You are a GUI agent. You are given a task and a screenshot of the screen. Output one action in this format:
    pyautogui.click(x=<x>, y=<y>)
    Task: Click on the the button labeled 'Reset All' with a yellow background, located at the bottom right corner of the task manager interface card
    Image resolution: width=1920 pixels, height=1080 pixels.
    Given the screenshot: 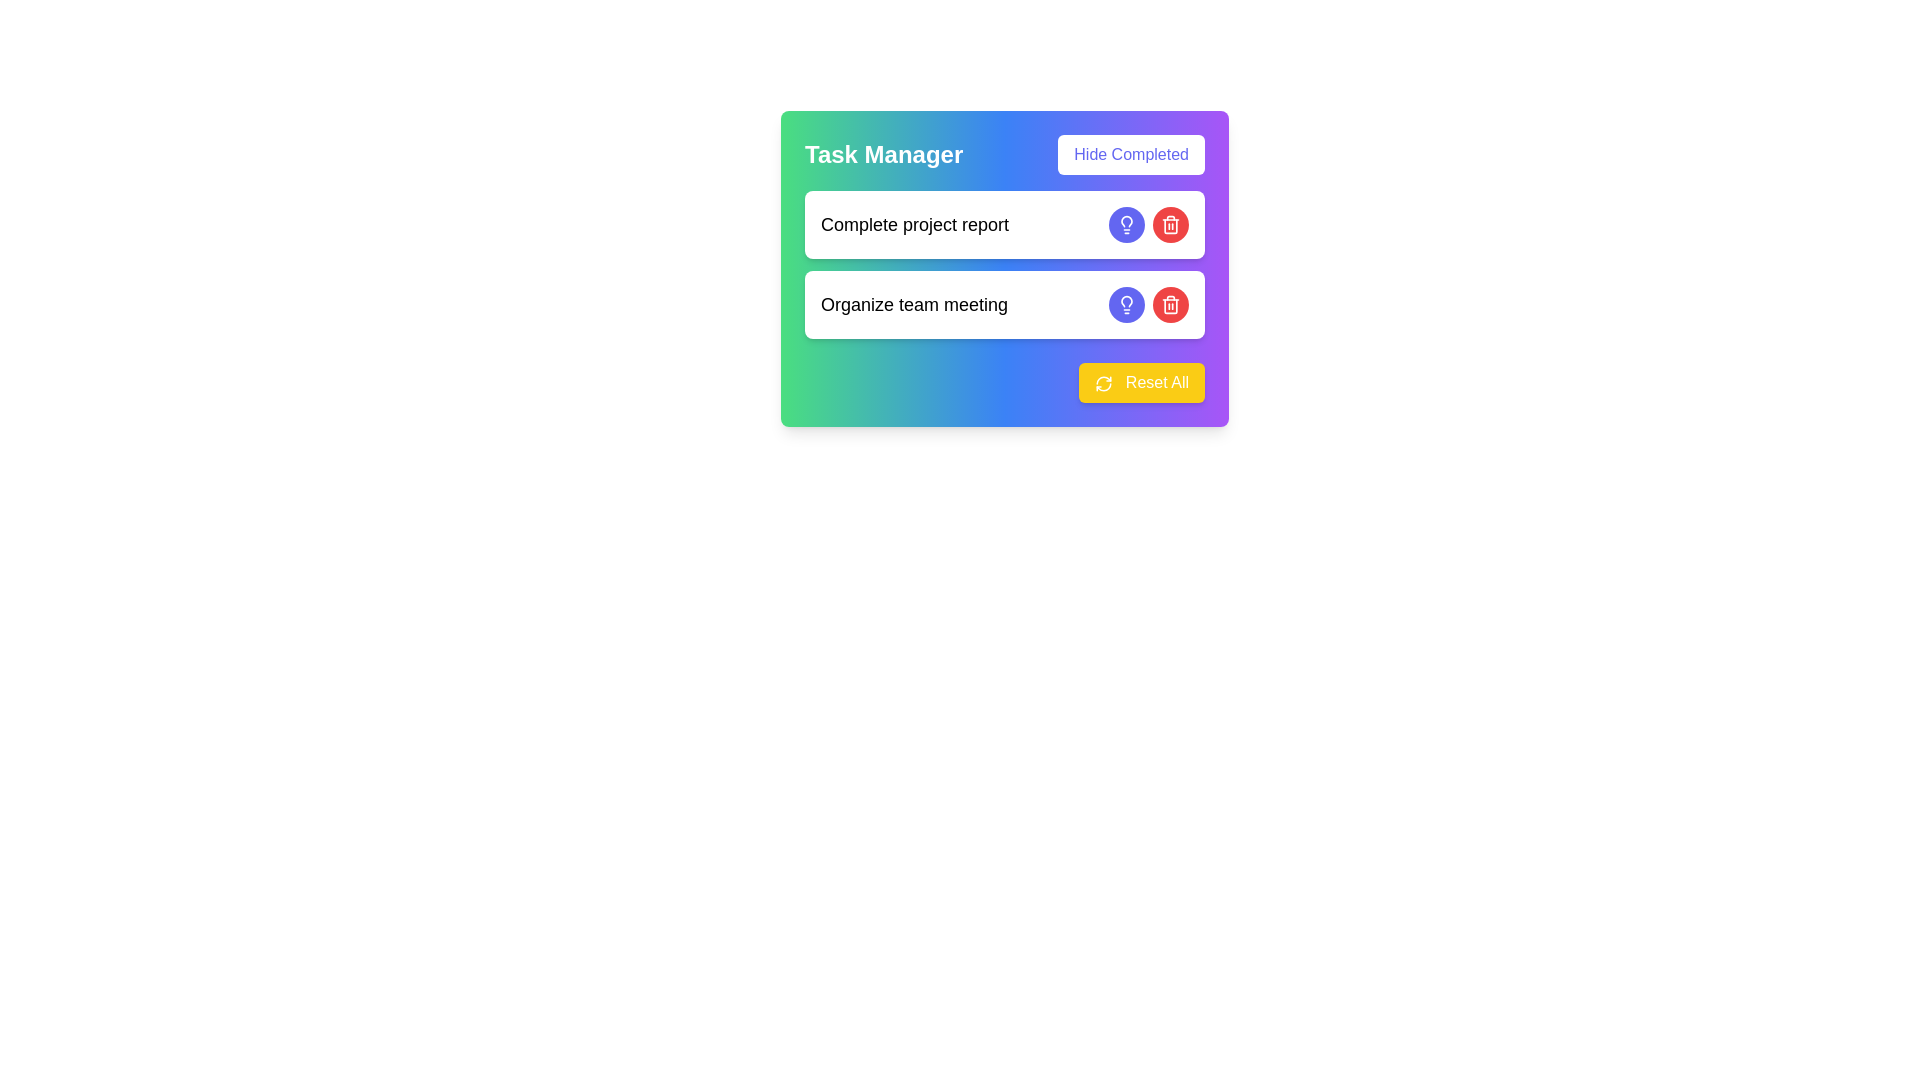 What is the action you would take?
    pyautogui.click(x=1004, y=382)
    